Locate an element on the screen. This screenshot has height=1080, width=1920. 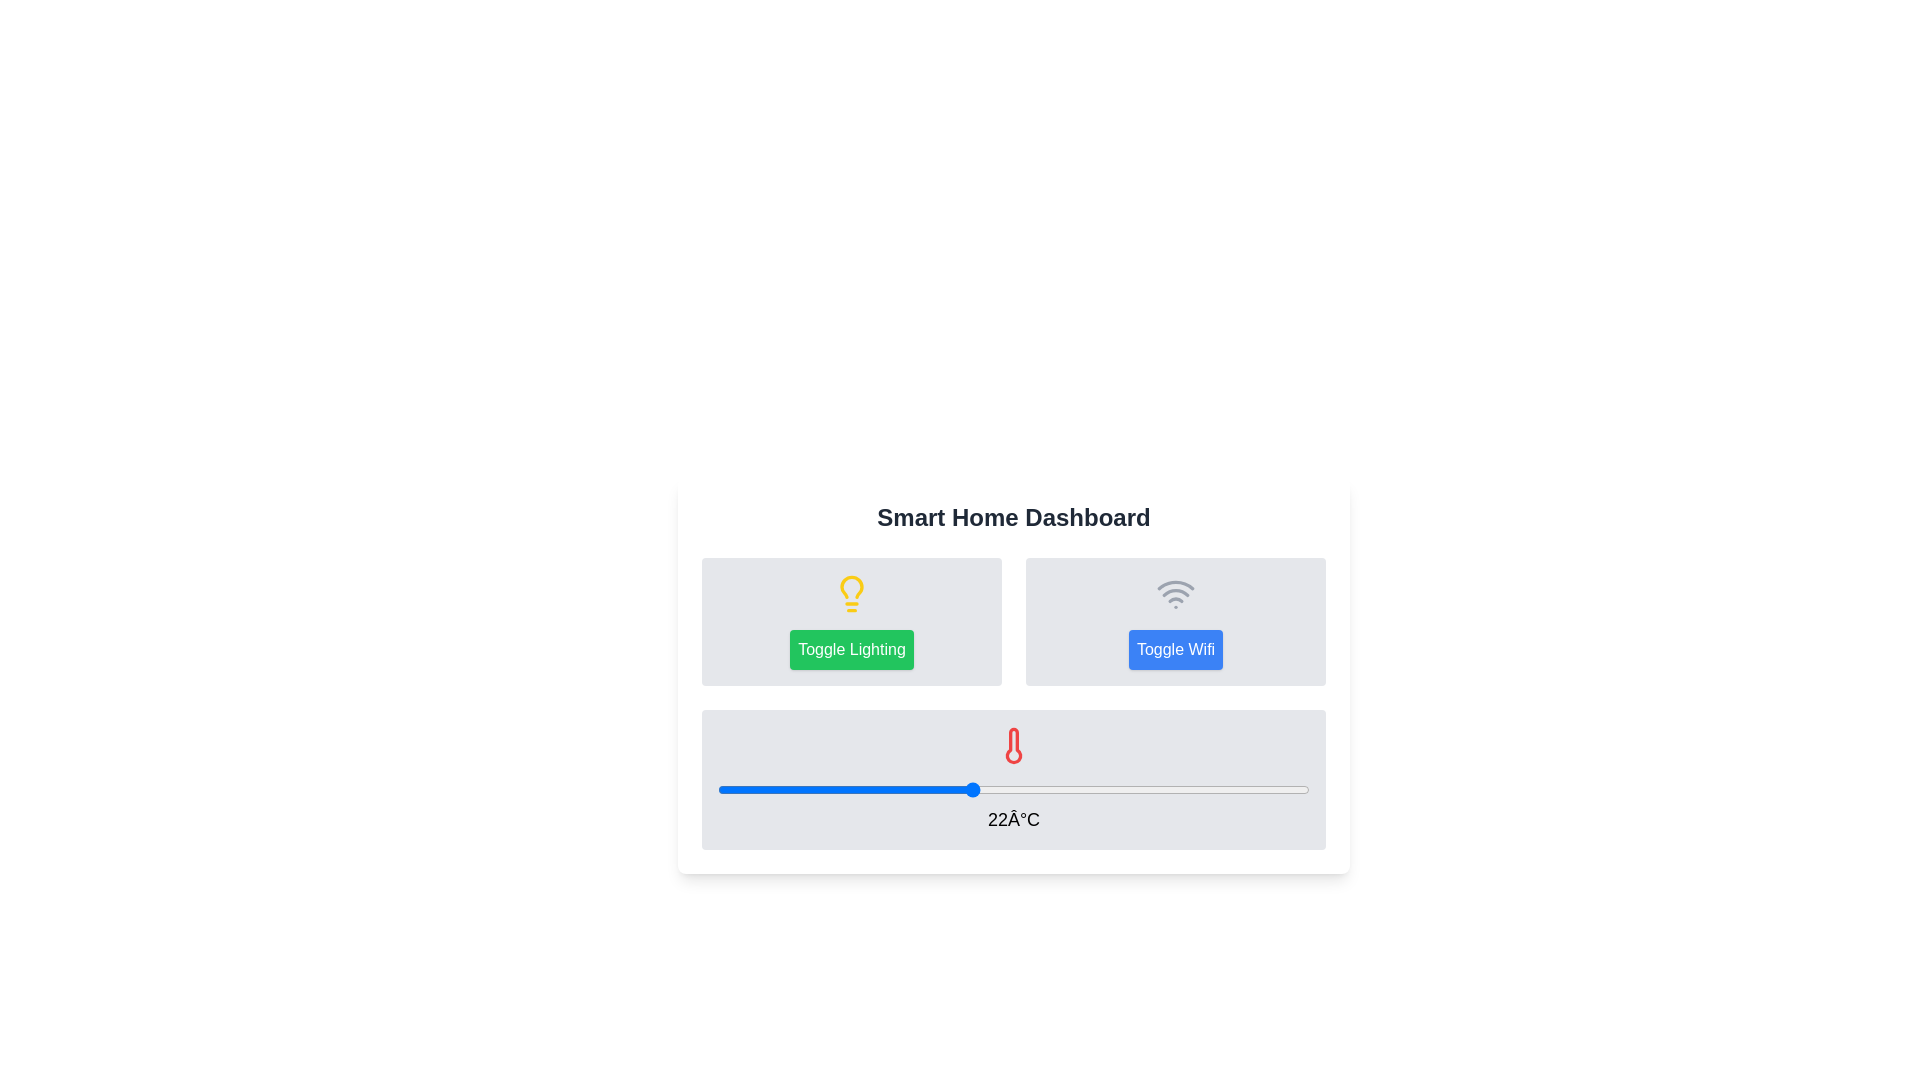
the 'Smart Home Dashboard' text heading for accessibility tools is located at coordinates (1013, 516).